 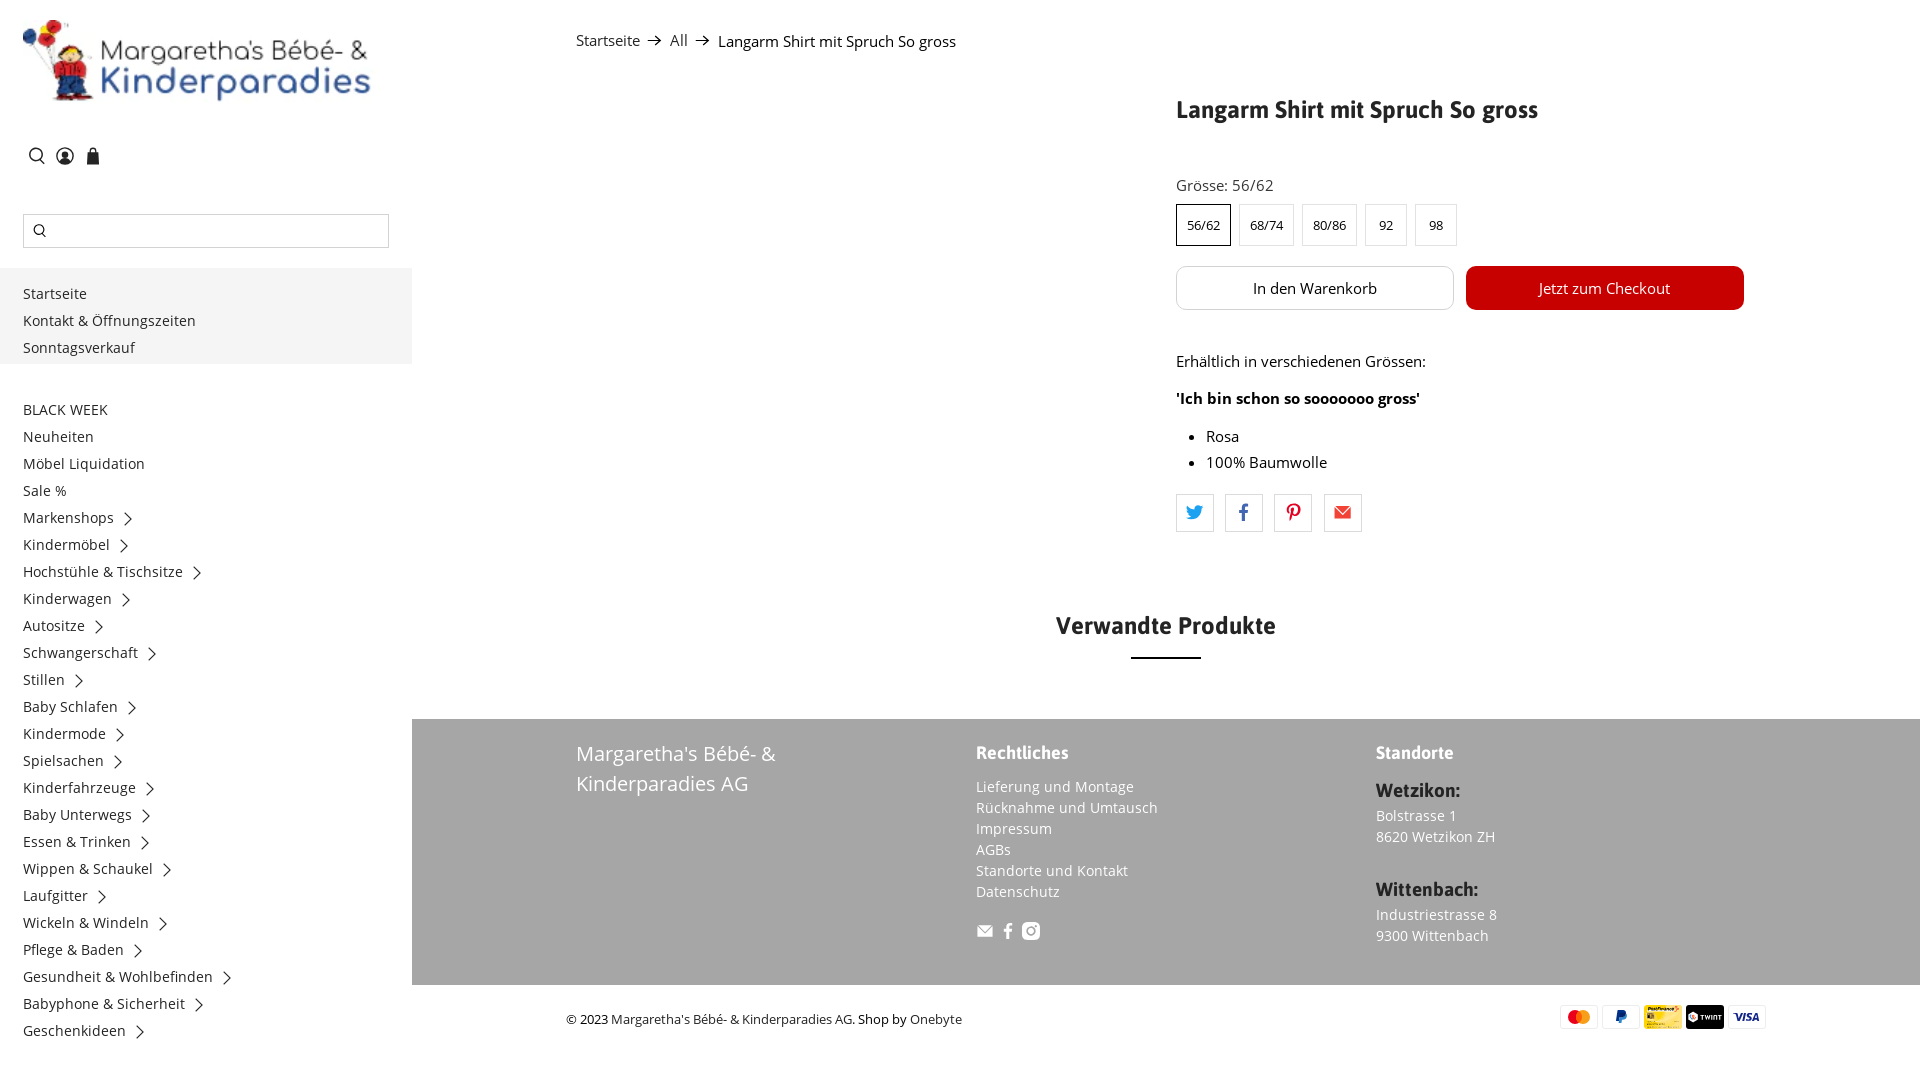 What do you see at coordinates (1343, 512) in the screenshot?
I see `'An einen Freund mailen'` at bounding box center [1343, 512].